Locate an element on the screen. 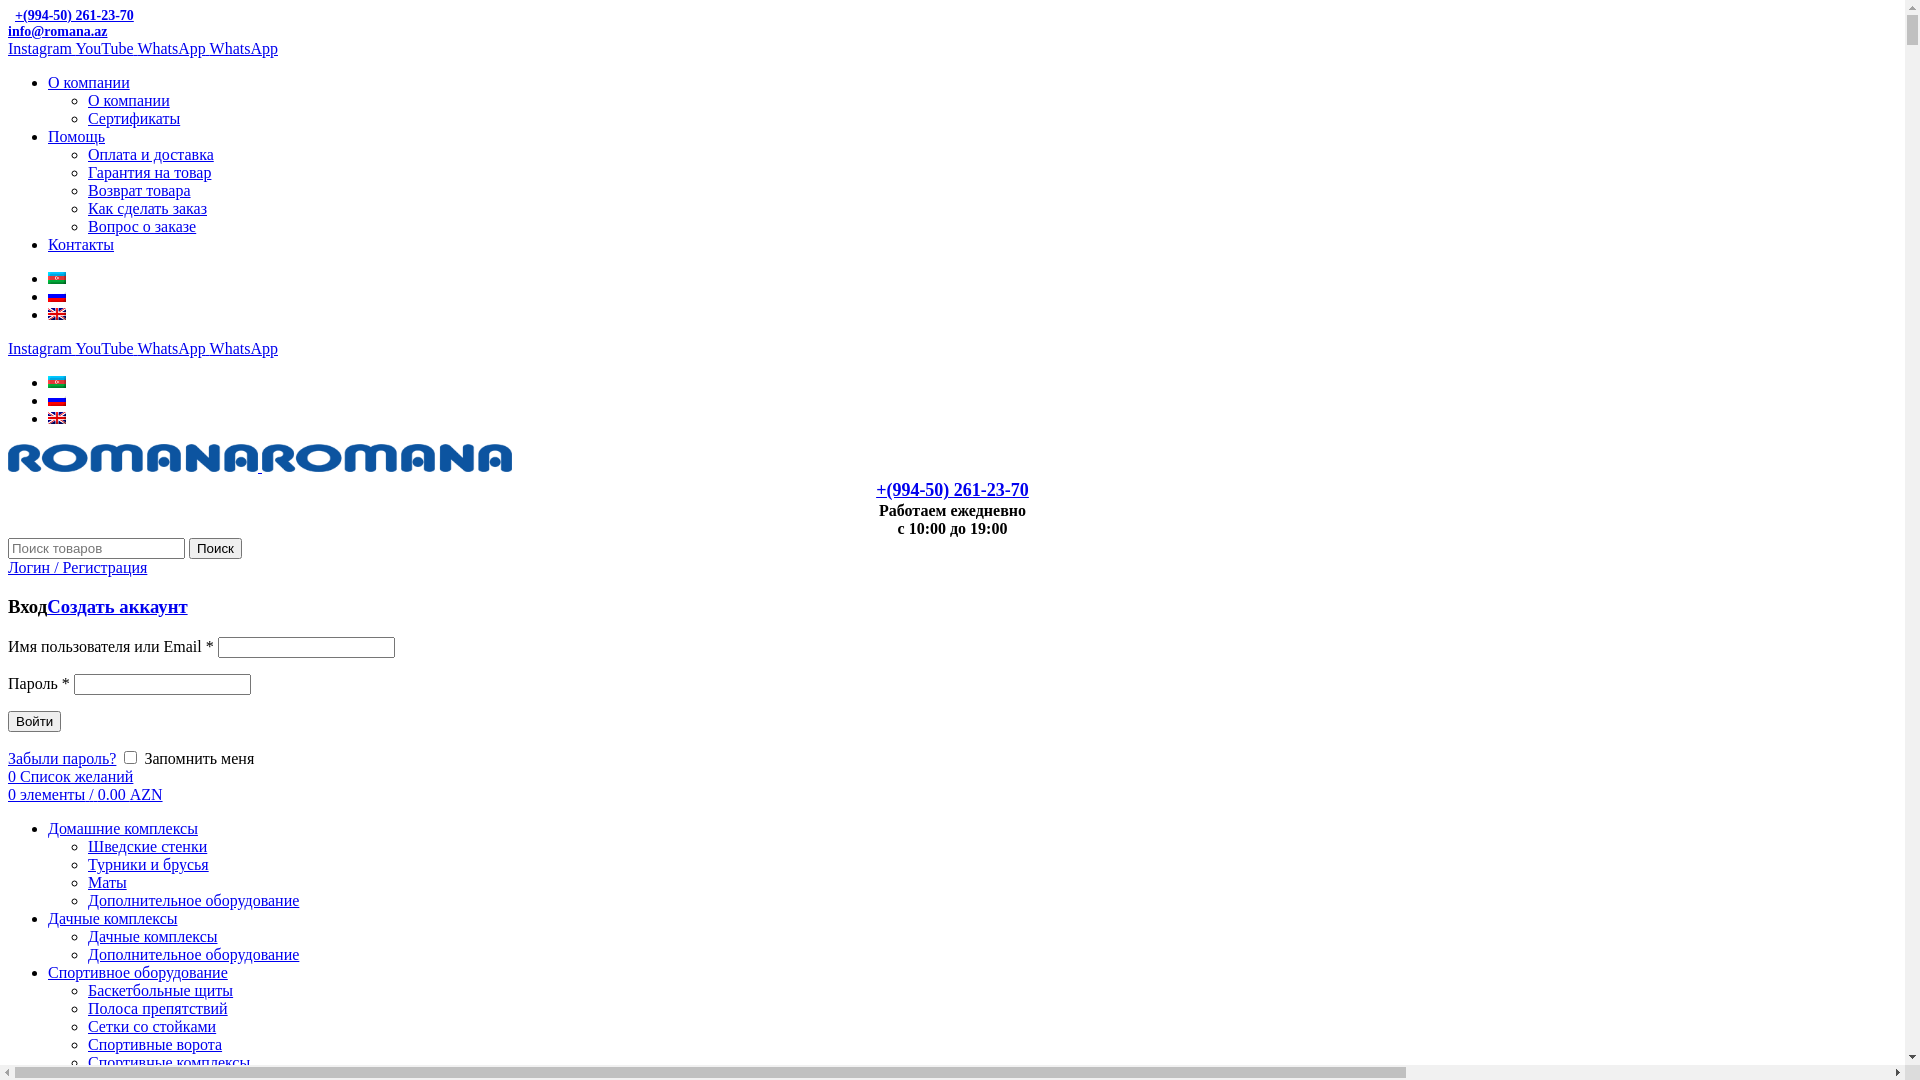 The image size is (1920, 1080). '+(994-50) 261-23-70' is located at coordinates (71, 15).